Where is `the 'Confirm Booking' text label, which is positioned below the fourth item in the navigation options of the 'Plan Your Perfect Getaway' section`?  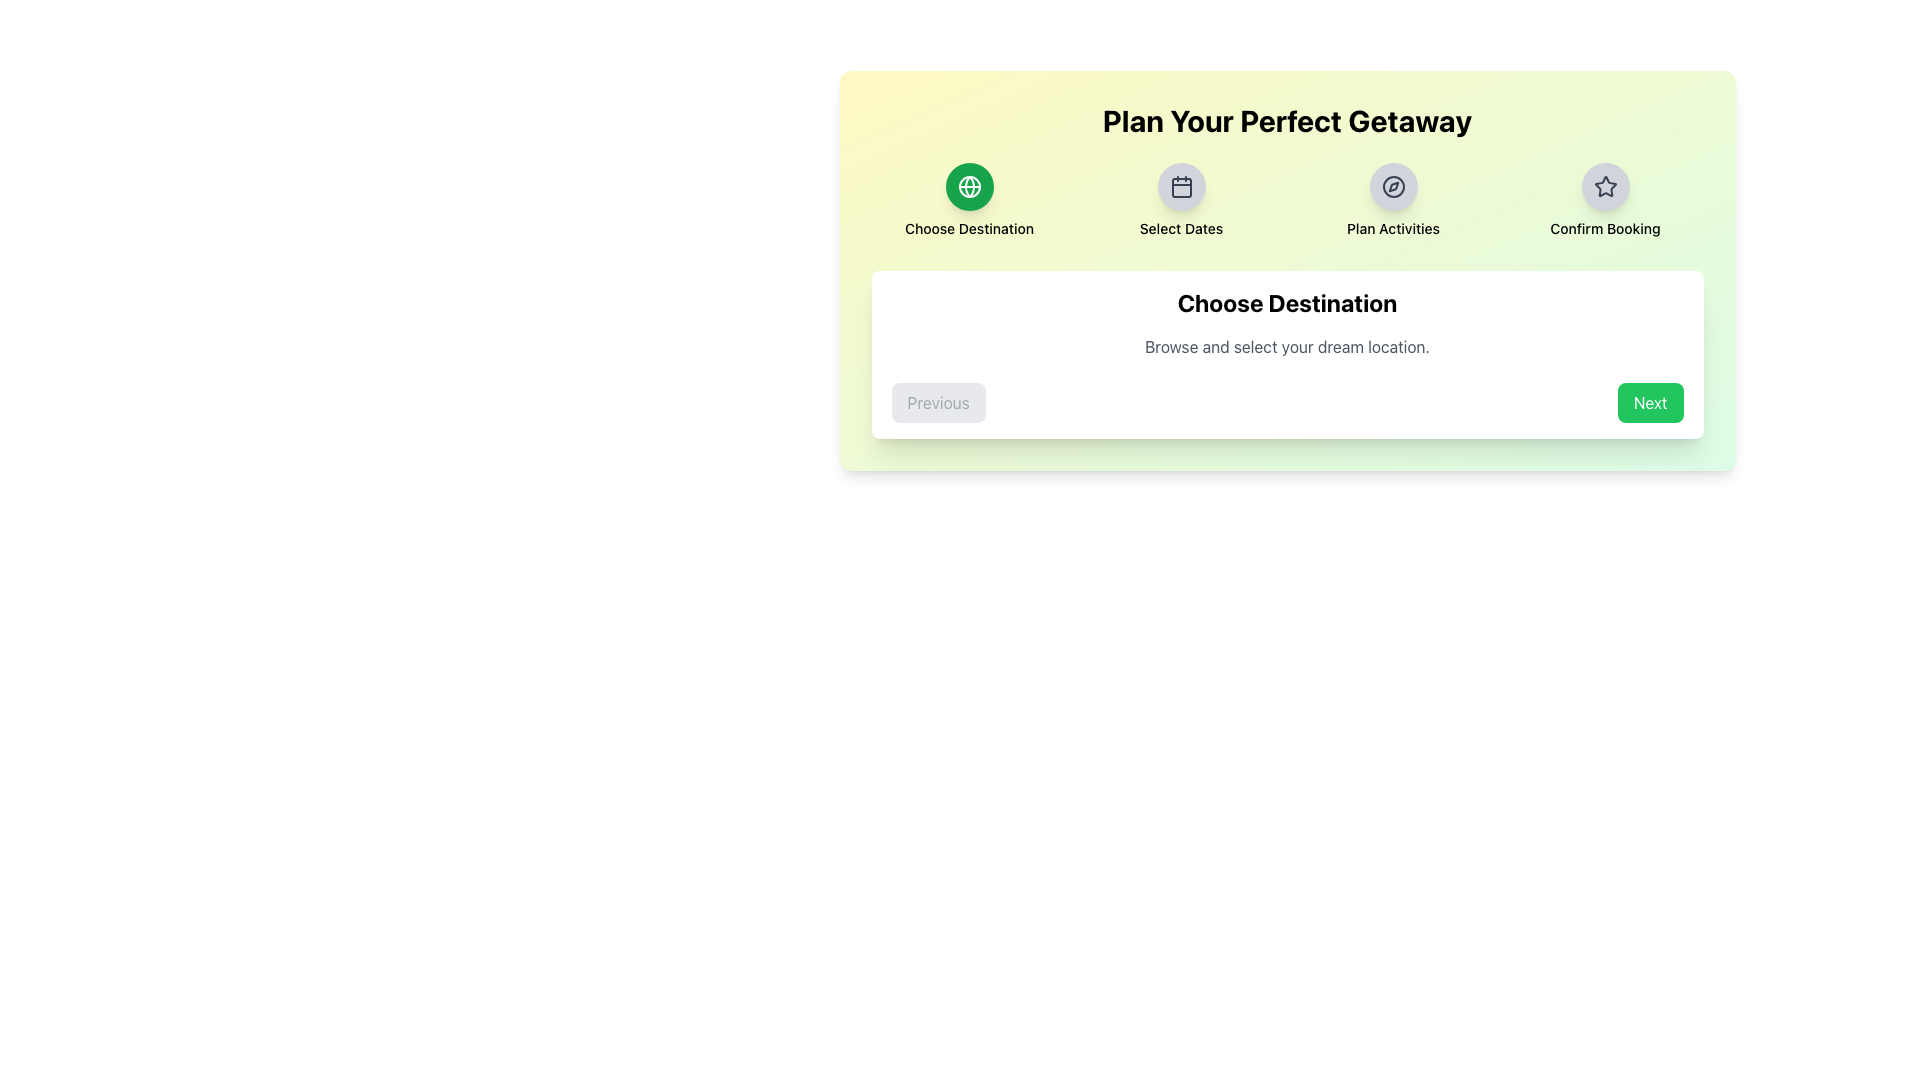 the 'Confirm Booking' text label, which is positioned below the fourth item in the navigation options of the 'Plan Your Perfect Getaway' section is located at coordinates (1605, 227).